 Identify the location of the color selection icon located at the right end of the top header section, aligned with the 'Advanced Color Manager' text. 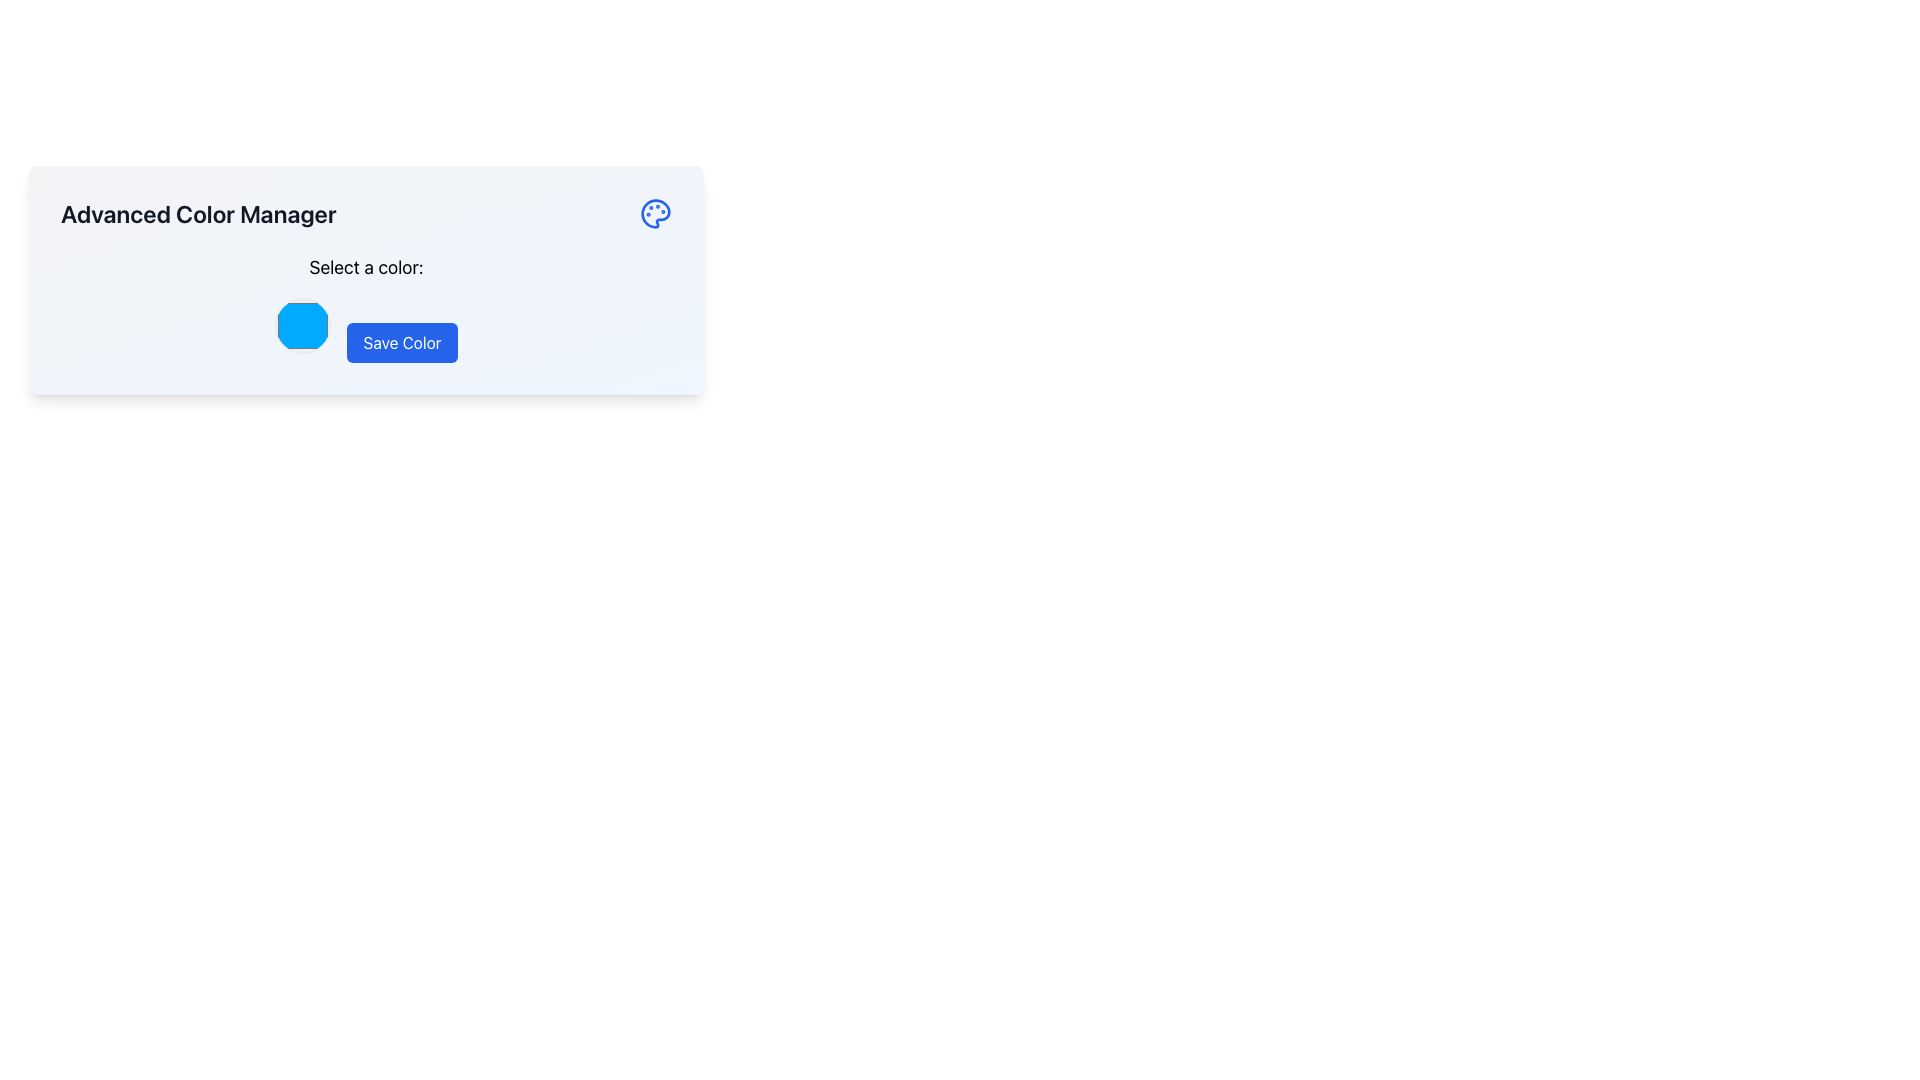
(656, 213).